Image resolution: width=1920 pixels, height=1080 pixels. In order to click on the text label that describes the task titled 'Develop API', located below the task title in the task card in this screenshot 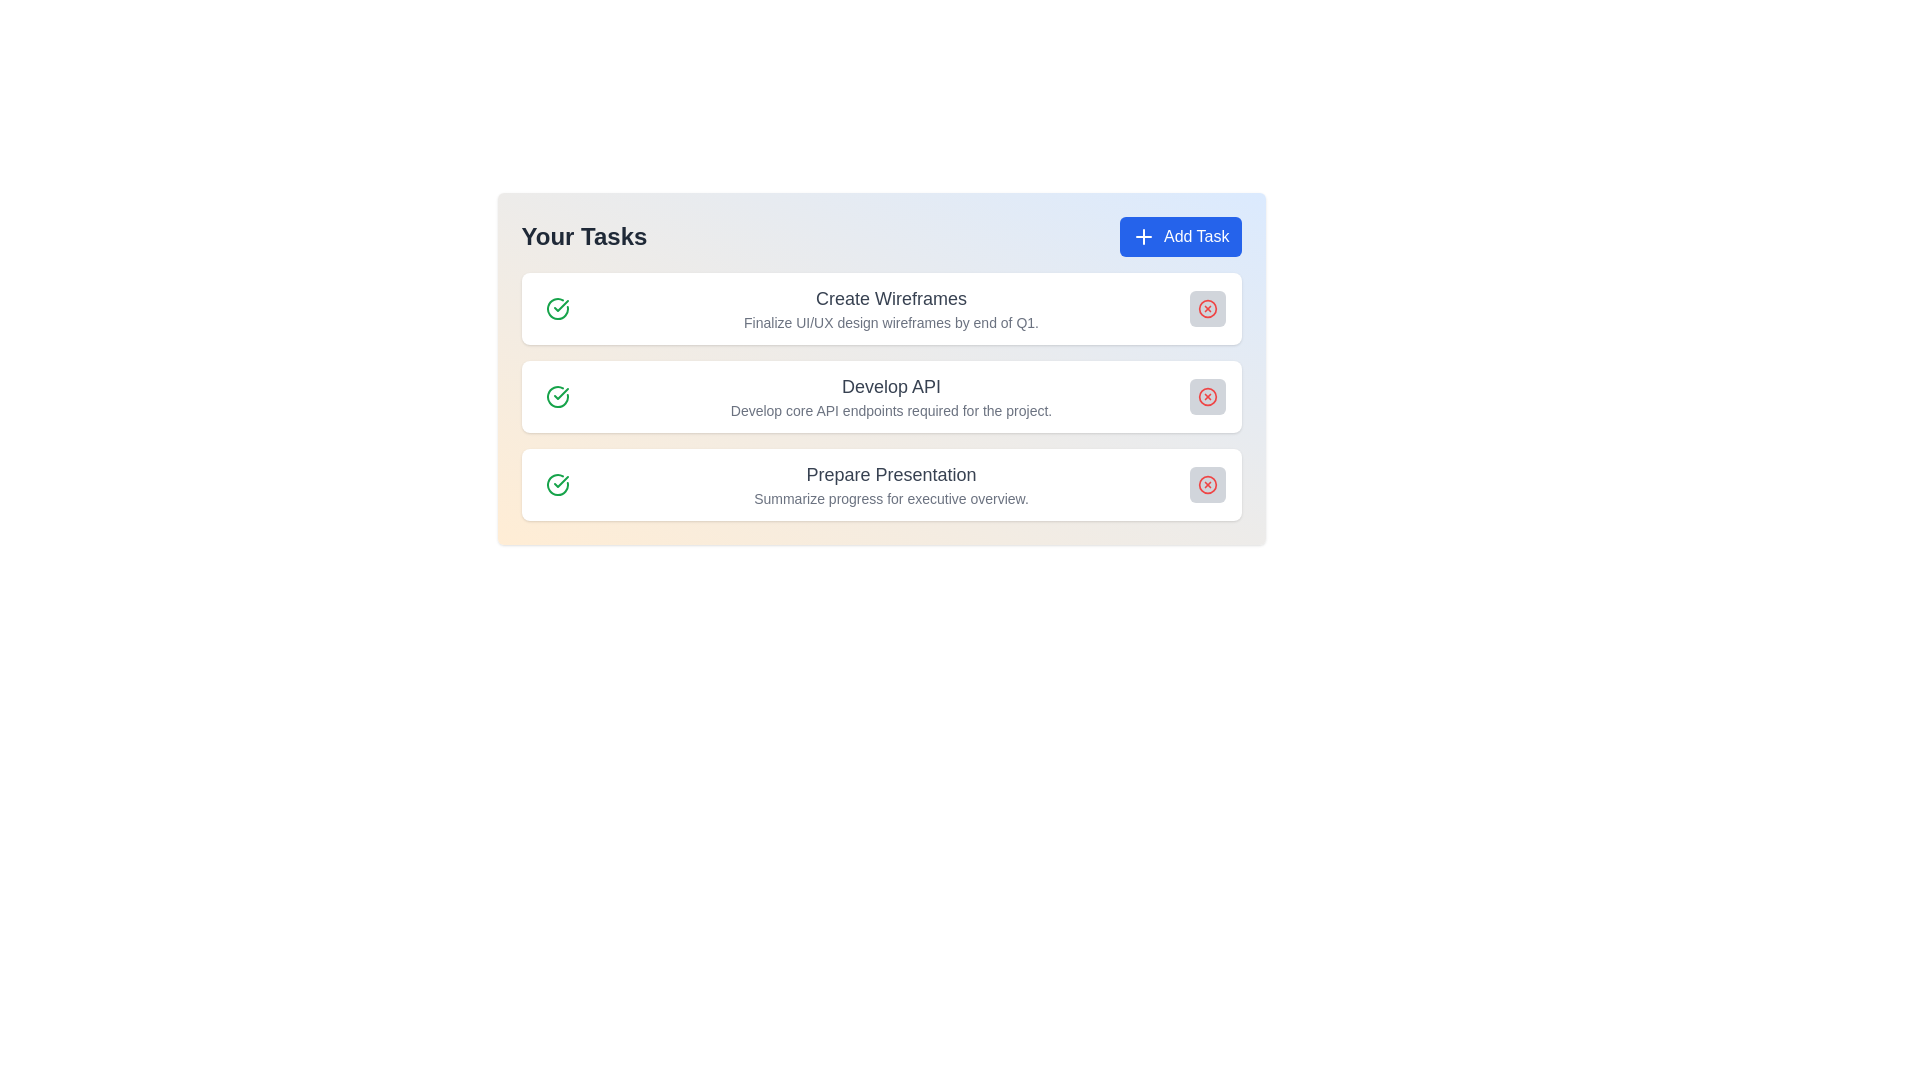, I will do `click(890, 410)`.